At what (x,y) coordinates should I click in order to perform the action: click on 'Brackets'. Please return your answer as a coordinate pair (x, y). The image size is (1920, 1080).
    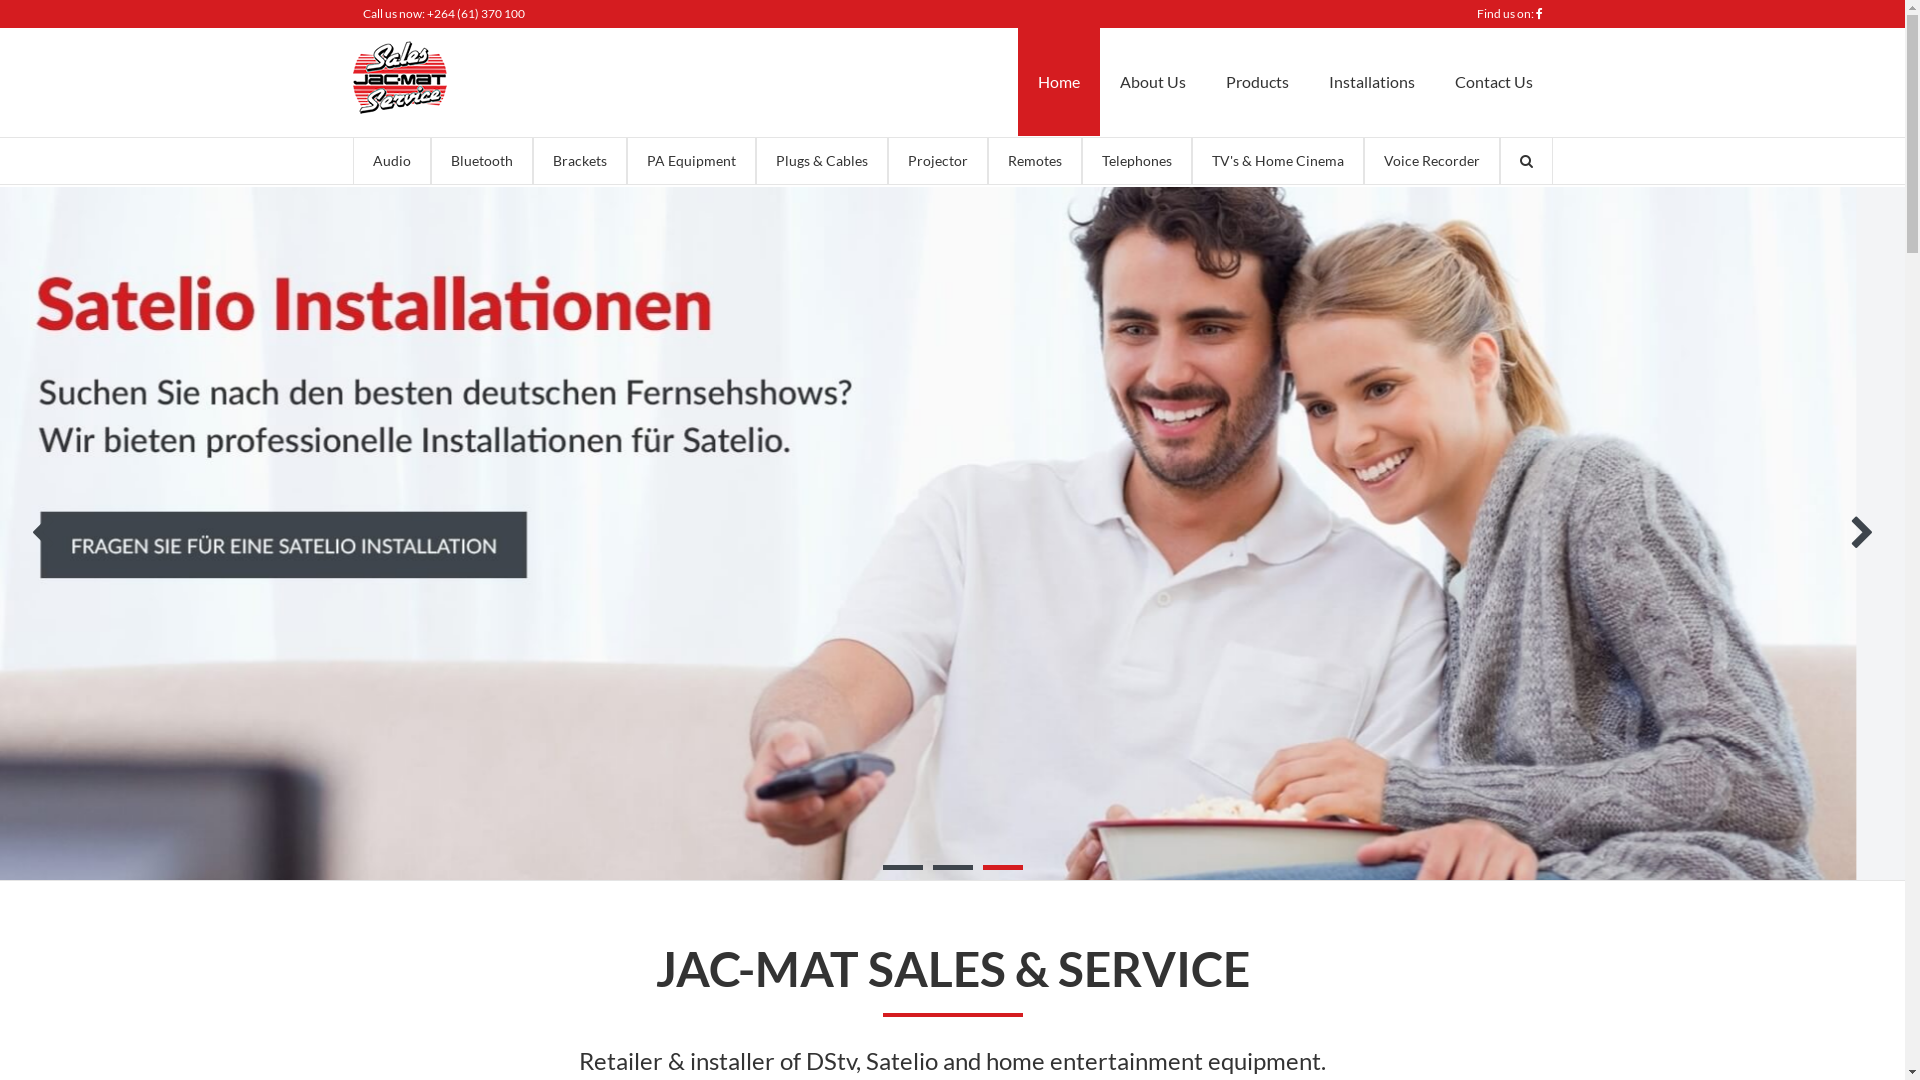
    Looking at the image, I should click on (532, 160).